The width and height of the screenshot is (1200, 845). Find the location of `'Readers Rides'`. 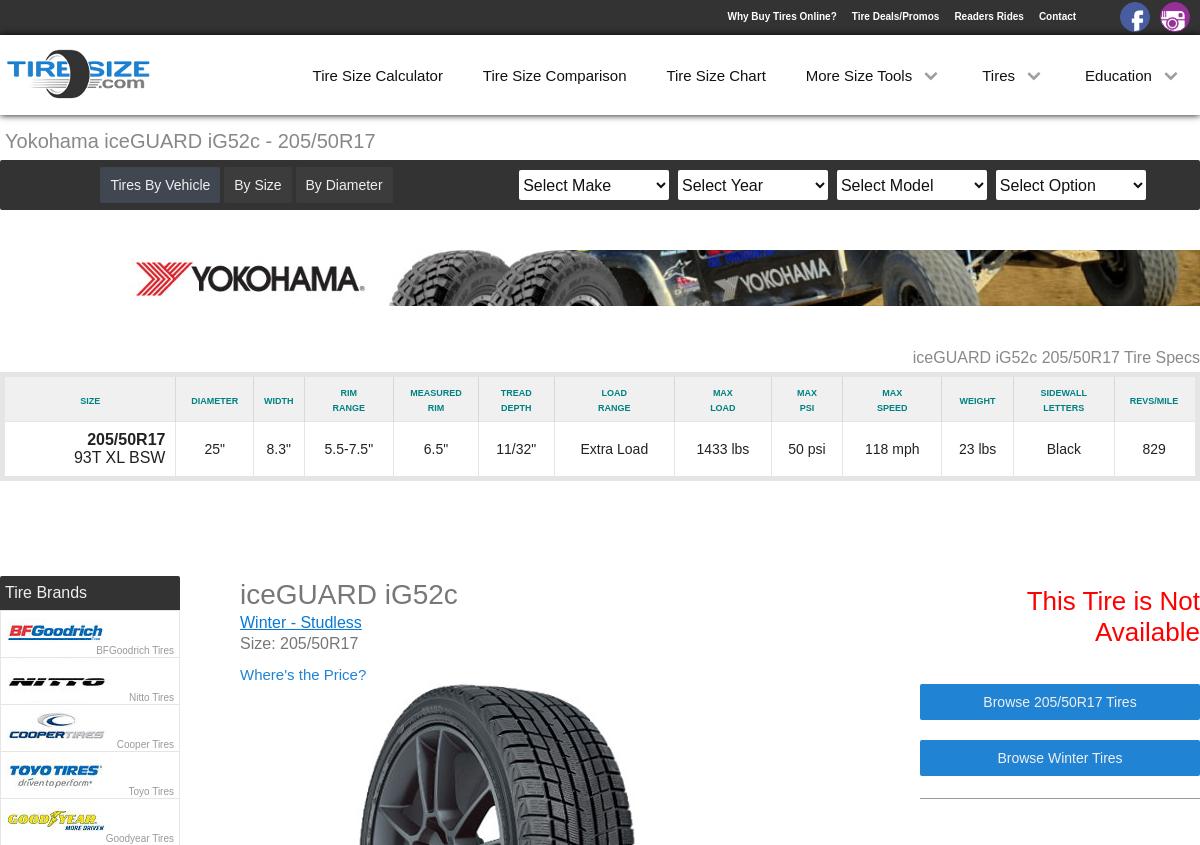

'Readers Rides' is located at coordinates (954, 15).